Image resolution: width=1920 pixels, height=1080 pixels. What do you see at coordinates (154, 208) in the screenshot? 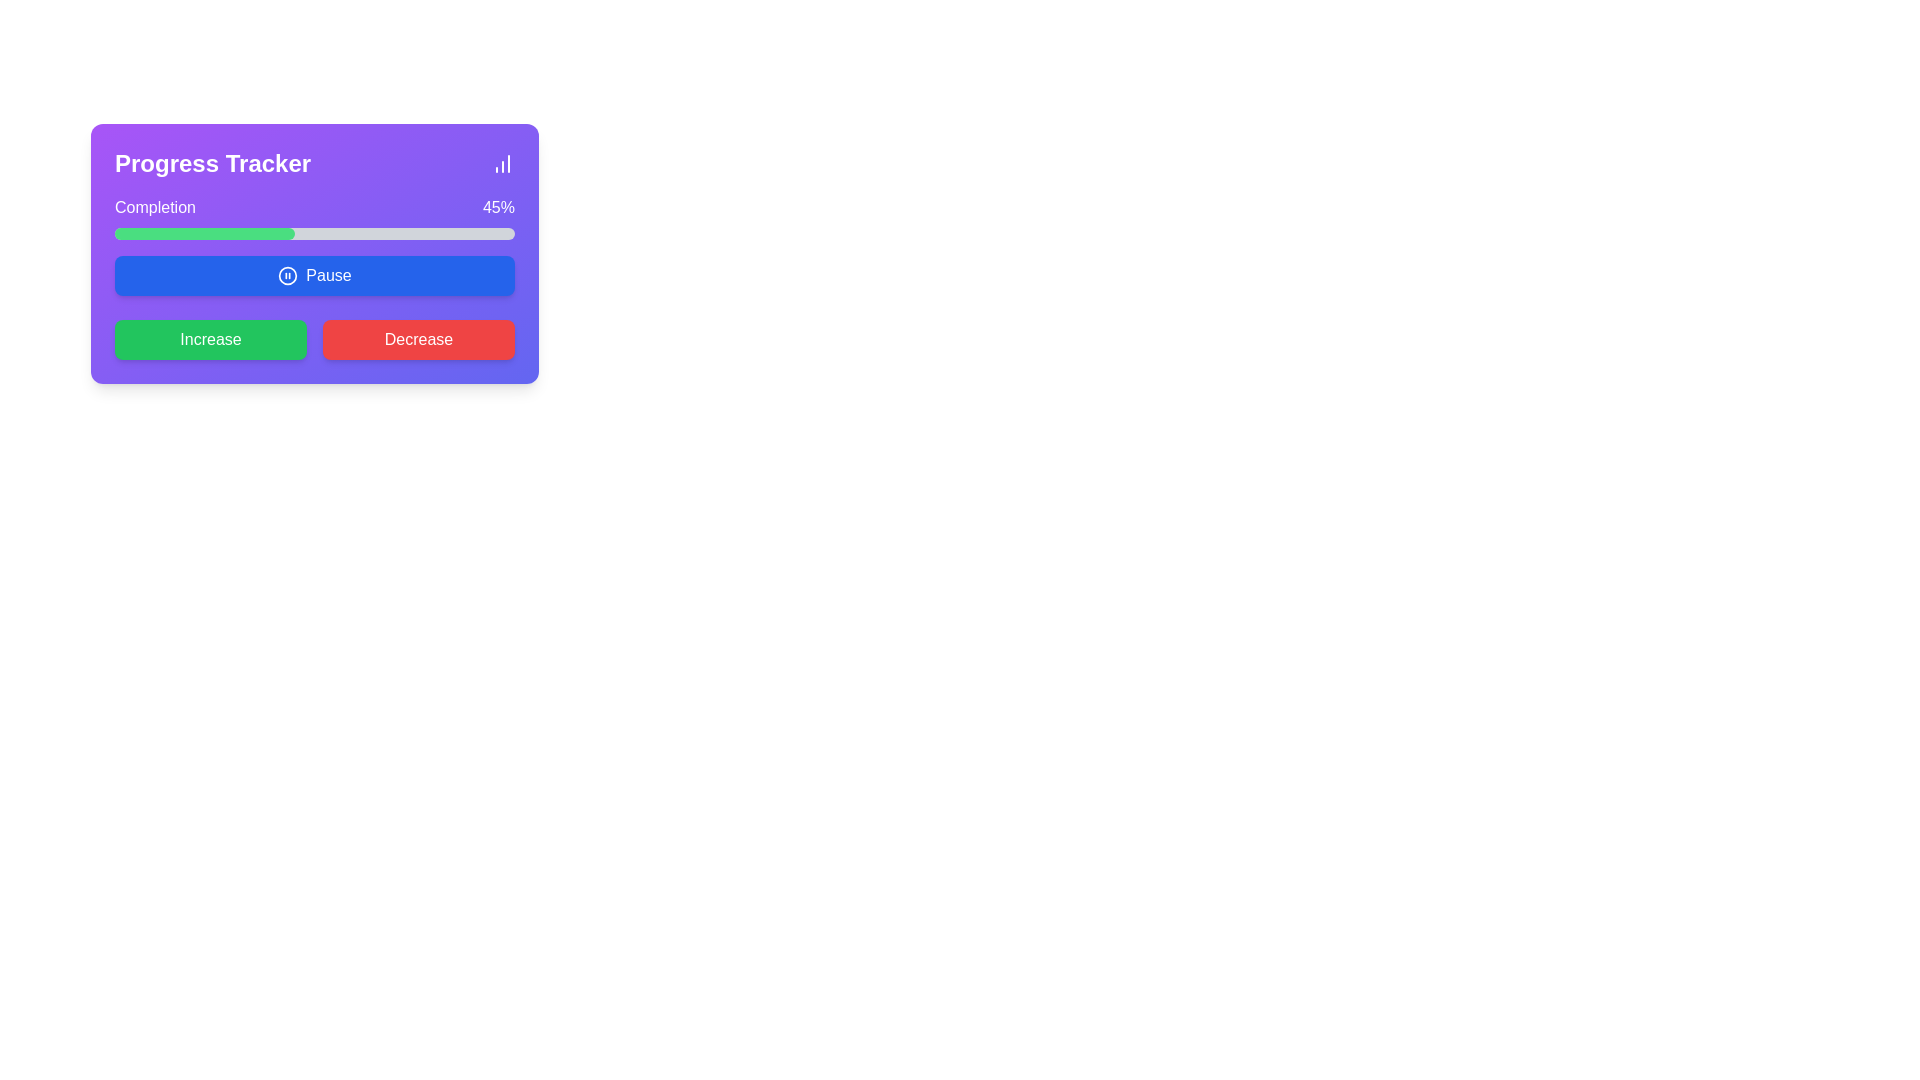
I see `the 'Completion' text label, which is displayed in white color within the purple rectangular area at the top-left portion of the progress tracker card` at bounding box center [154, 208].